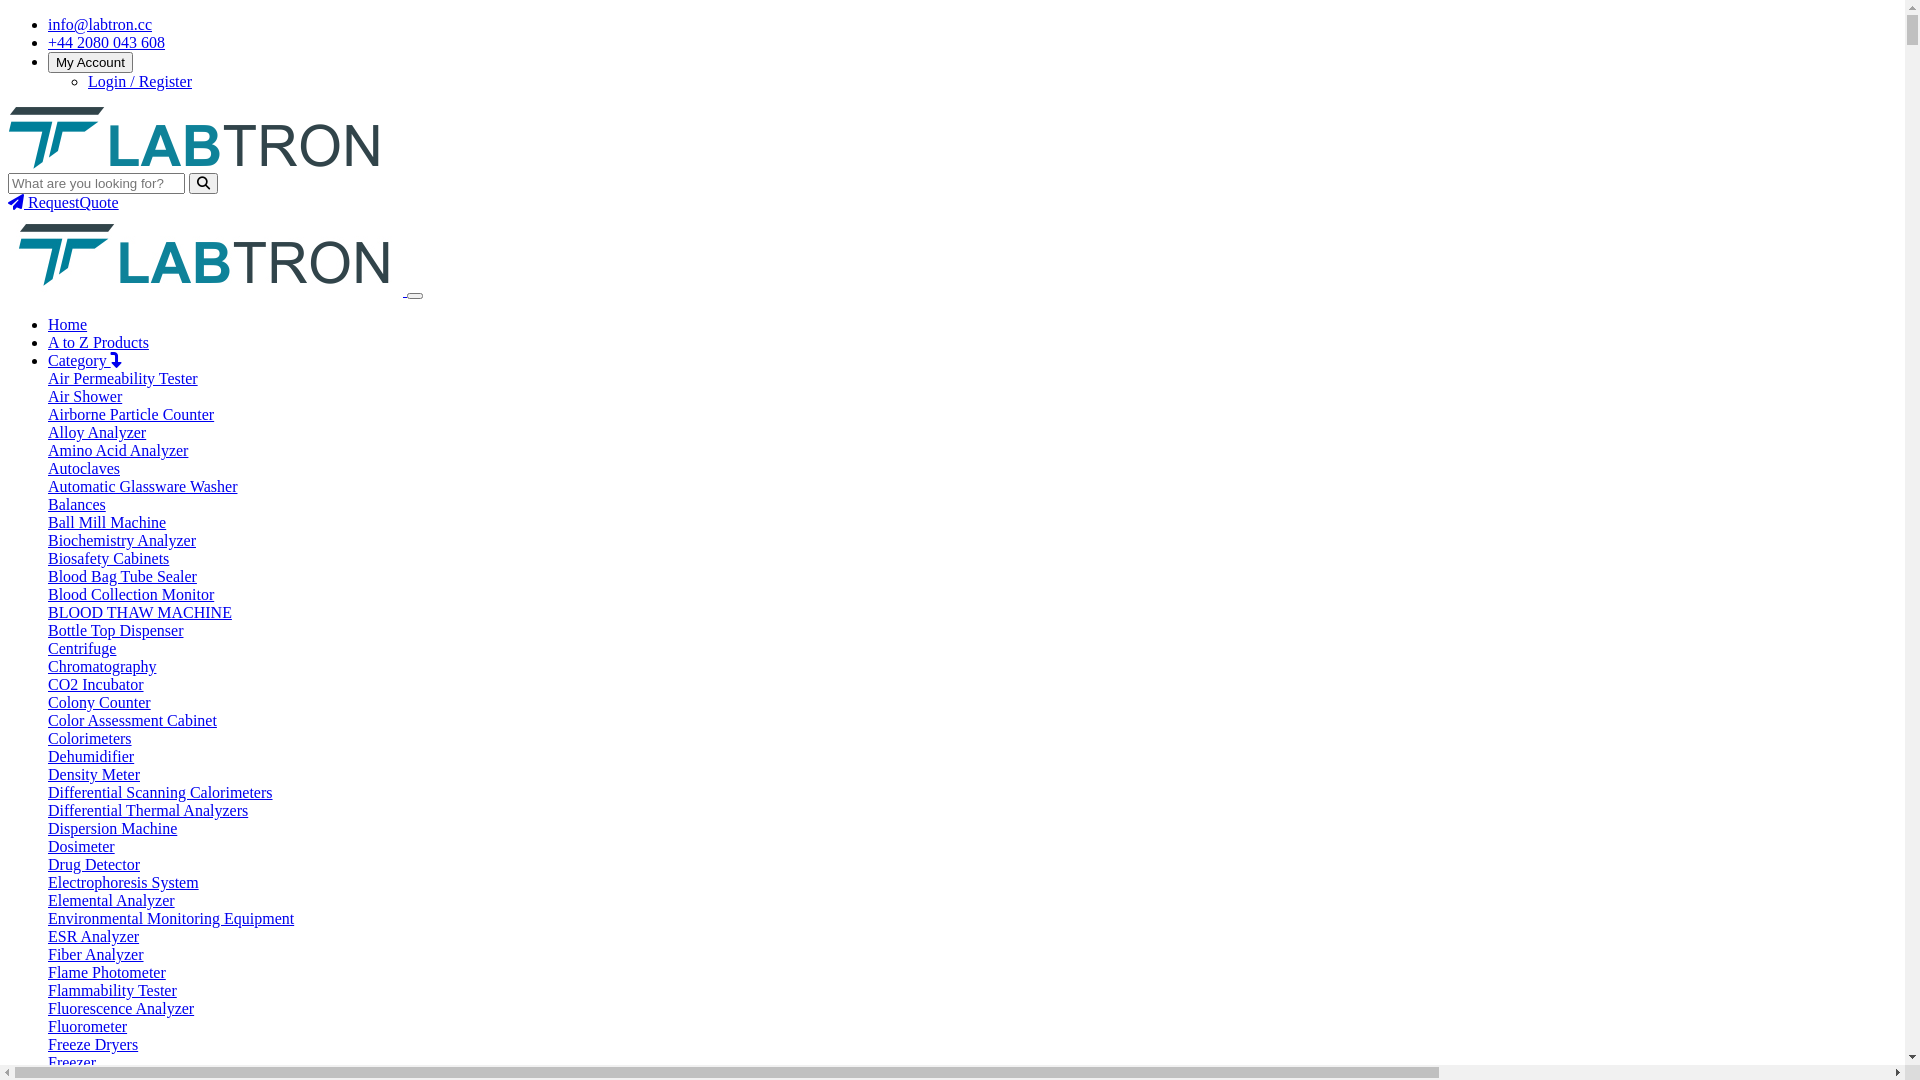 This screenshot has width=1920, height=1080. Describe the element at coordinates (76, 503) in the screenshot. I see `'Balances'` at that location.